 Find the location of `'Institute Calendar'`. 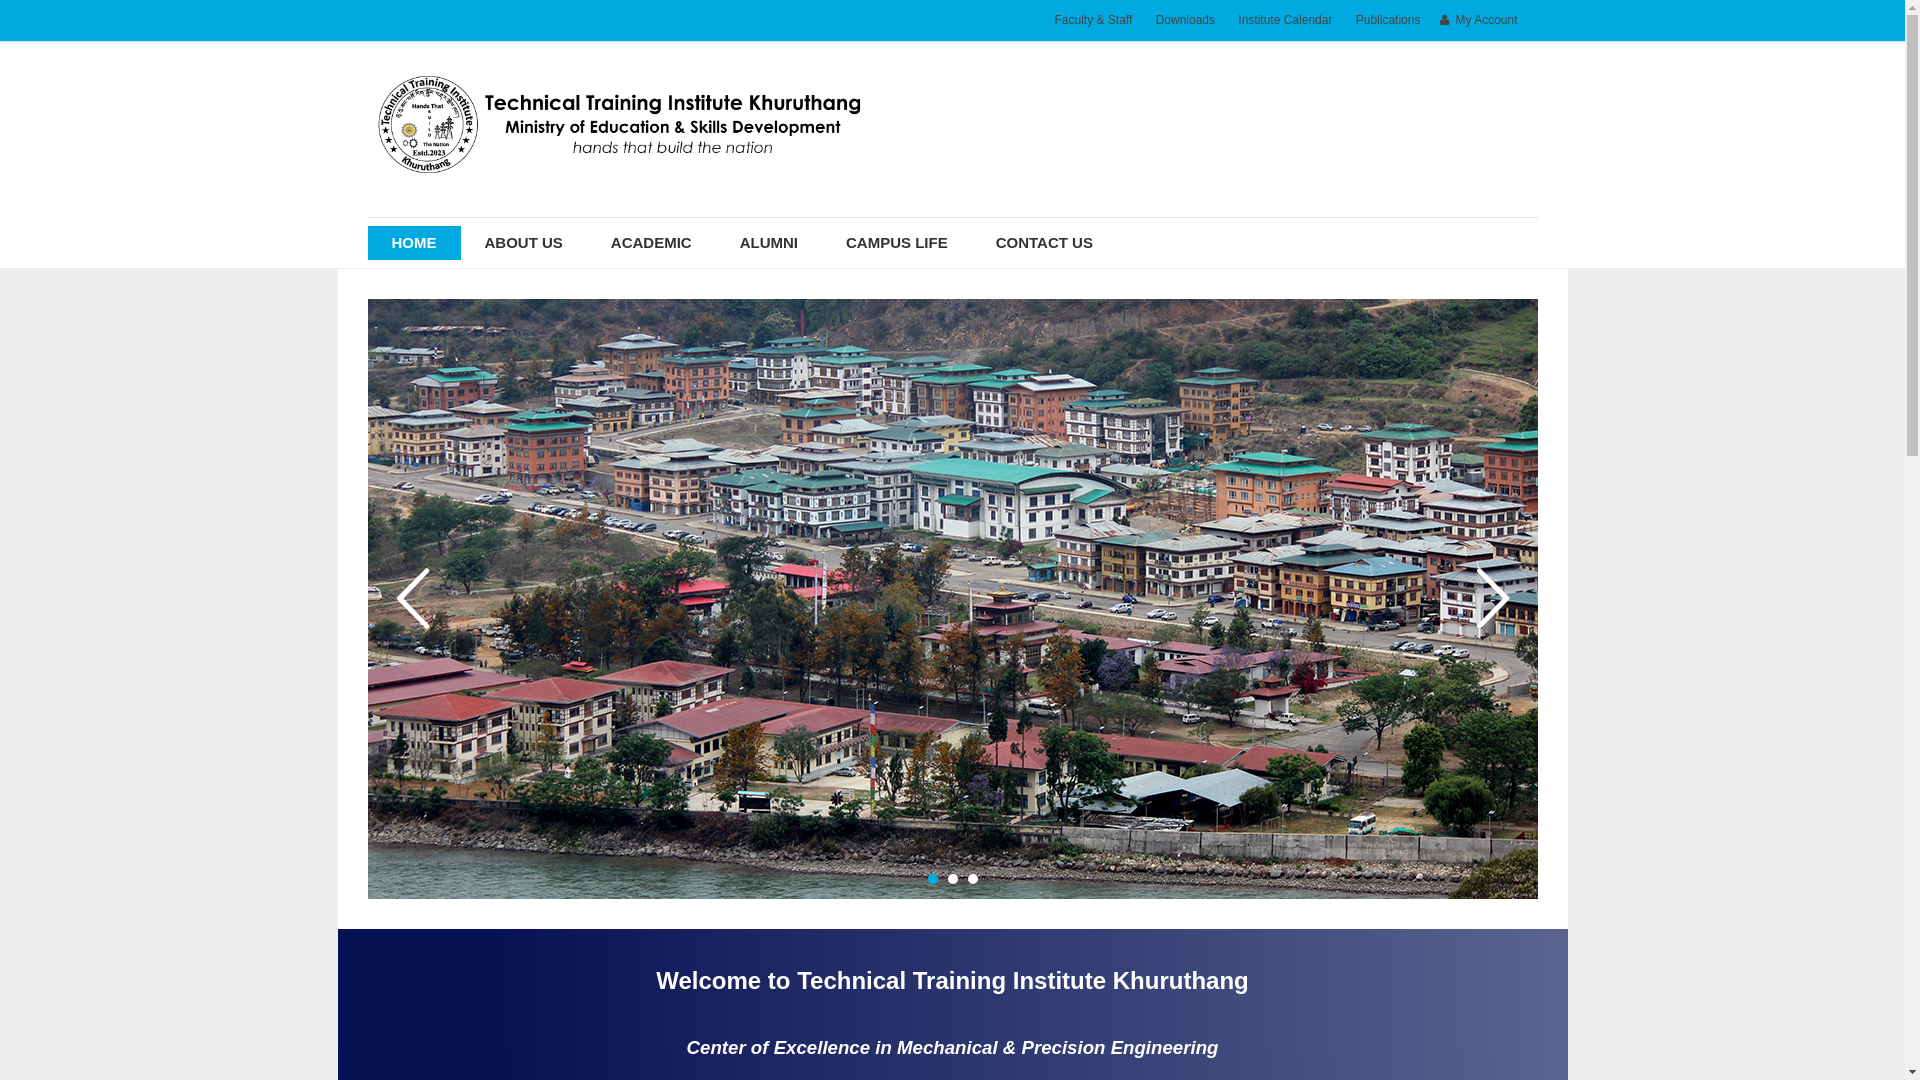

'Institute Calendar' is located at coordinates (1285, 20).